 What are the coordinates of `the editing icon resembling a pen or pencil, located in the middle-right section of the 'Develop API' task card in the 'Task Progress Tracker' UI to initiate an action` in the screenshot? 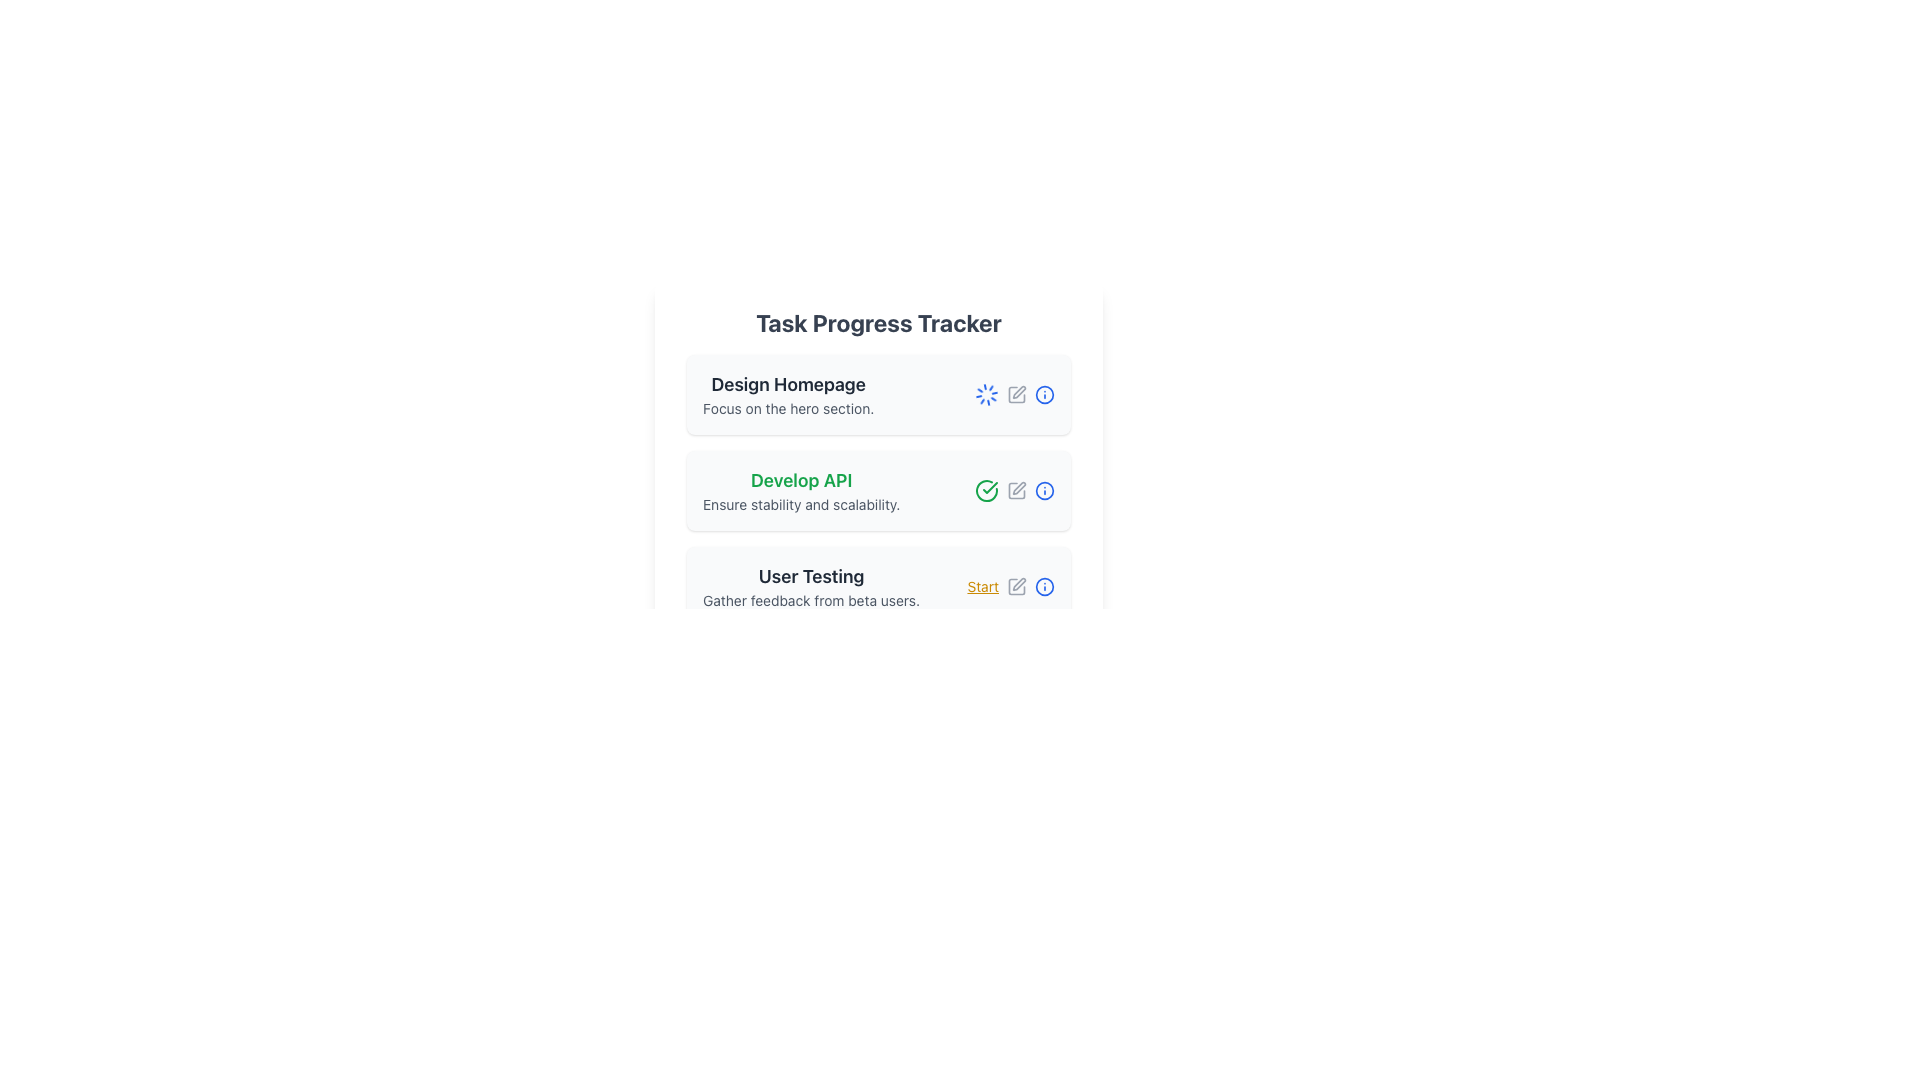 It's located at (1019, 488).